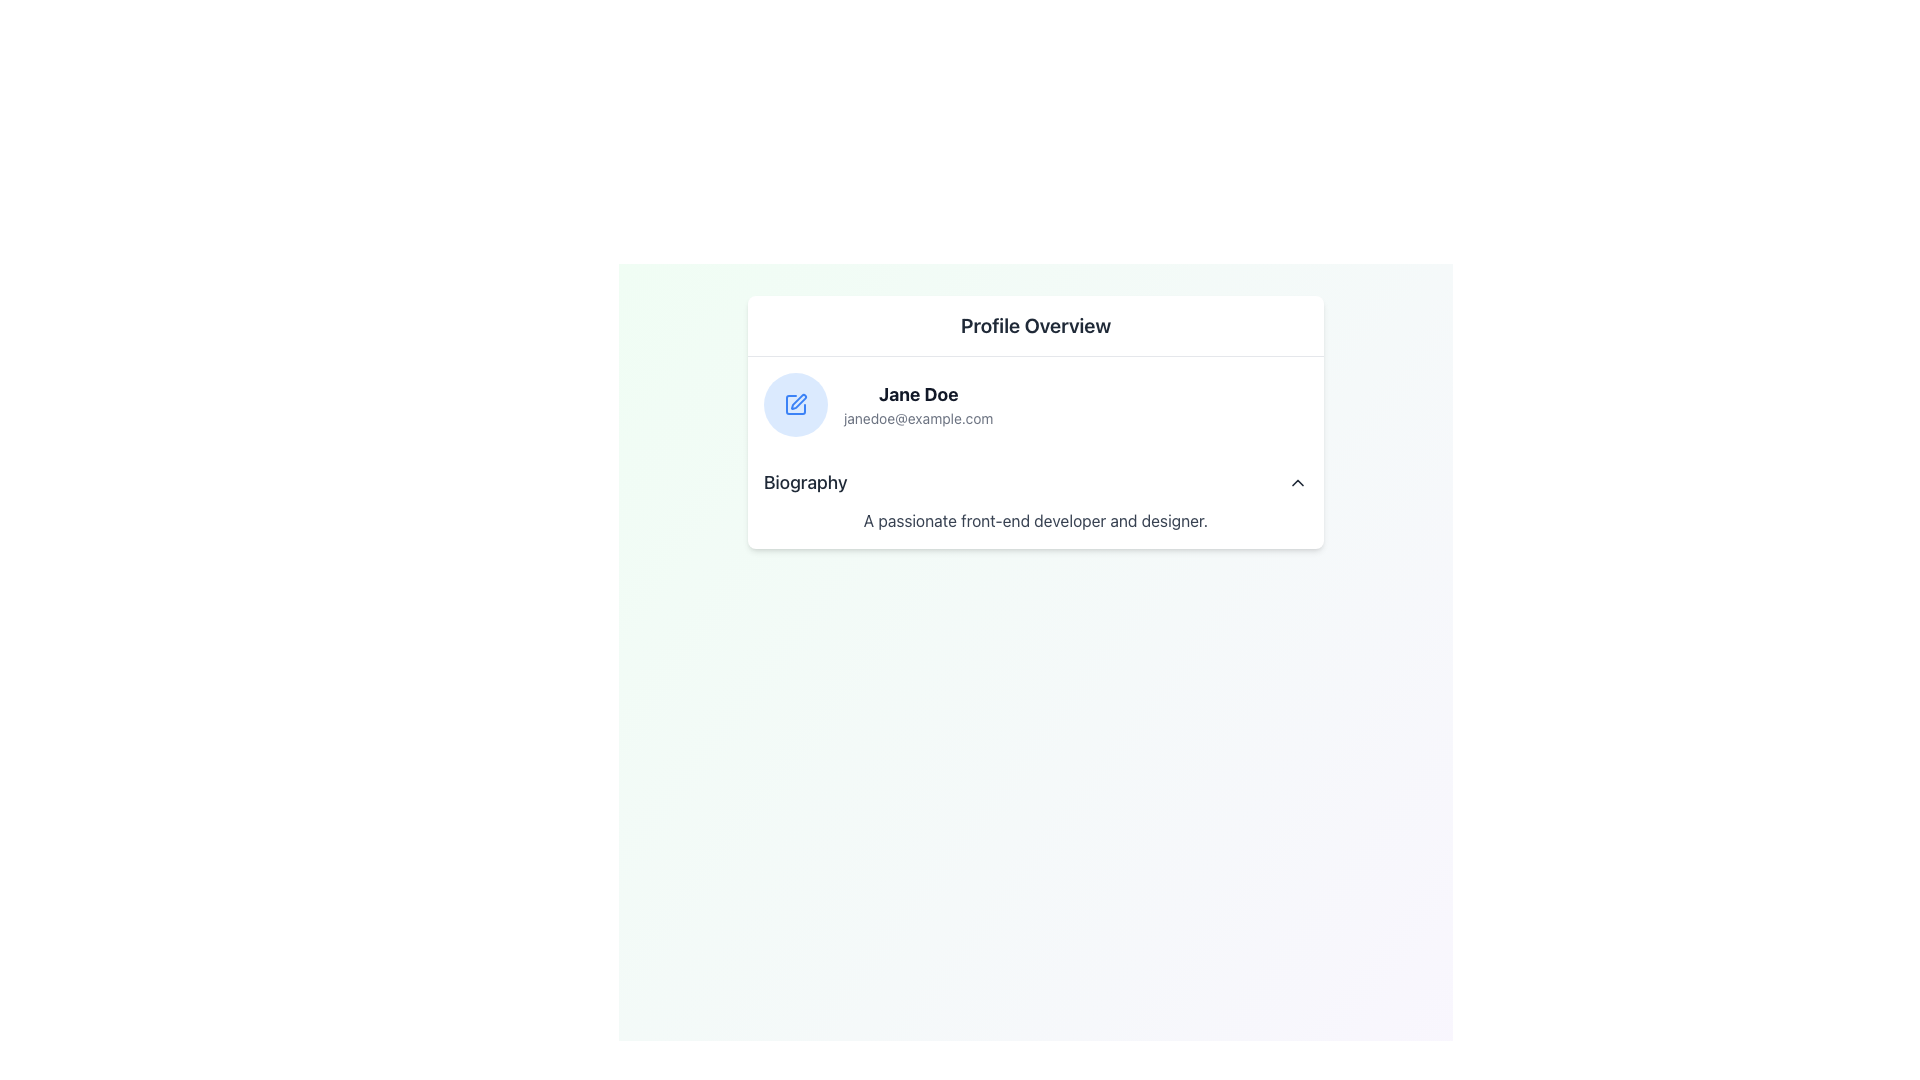  What do you see at coordinates (1036, 325) in the screenshot?
I see `the text heading labeled 'Profile Overview', which is bold, larger, and centrally aligned at the top of the main content area` at bounding box center [1036, 325].